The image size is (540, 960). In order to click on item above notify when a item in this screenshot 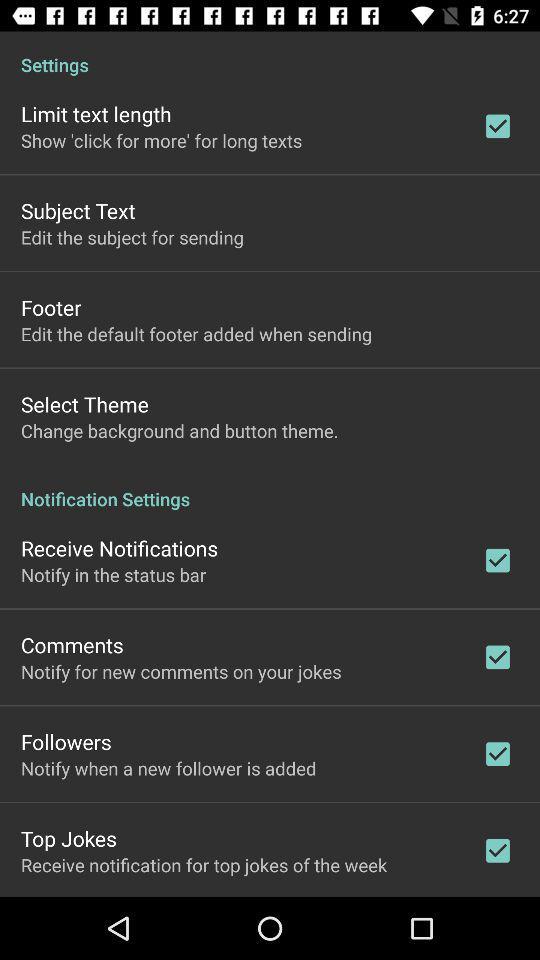, I will do `click(66, 740)`.